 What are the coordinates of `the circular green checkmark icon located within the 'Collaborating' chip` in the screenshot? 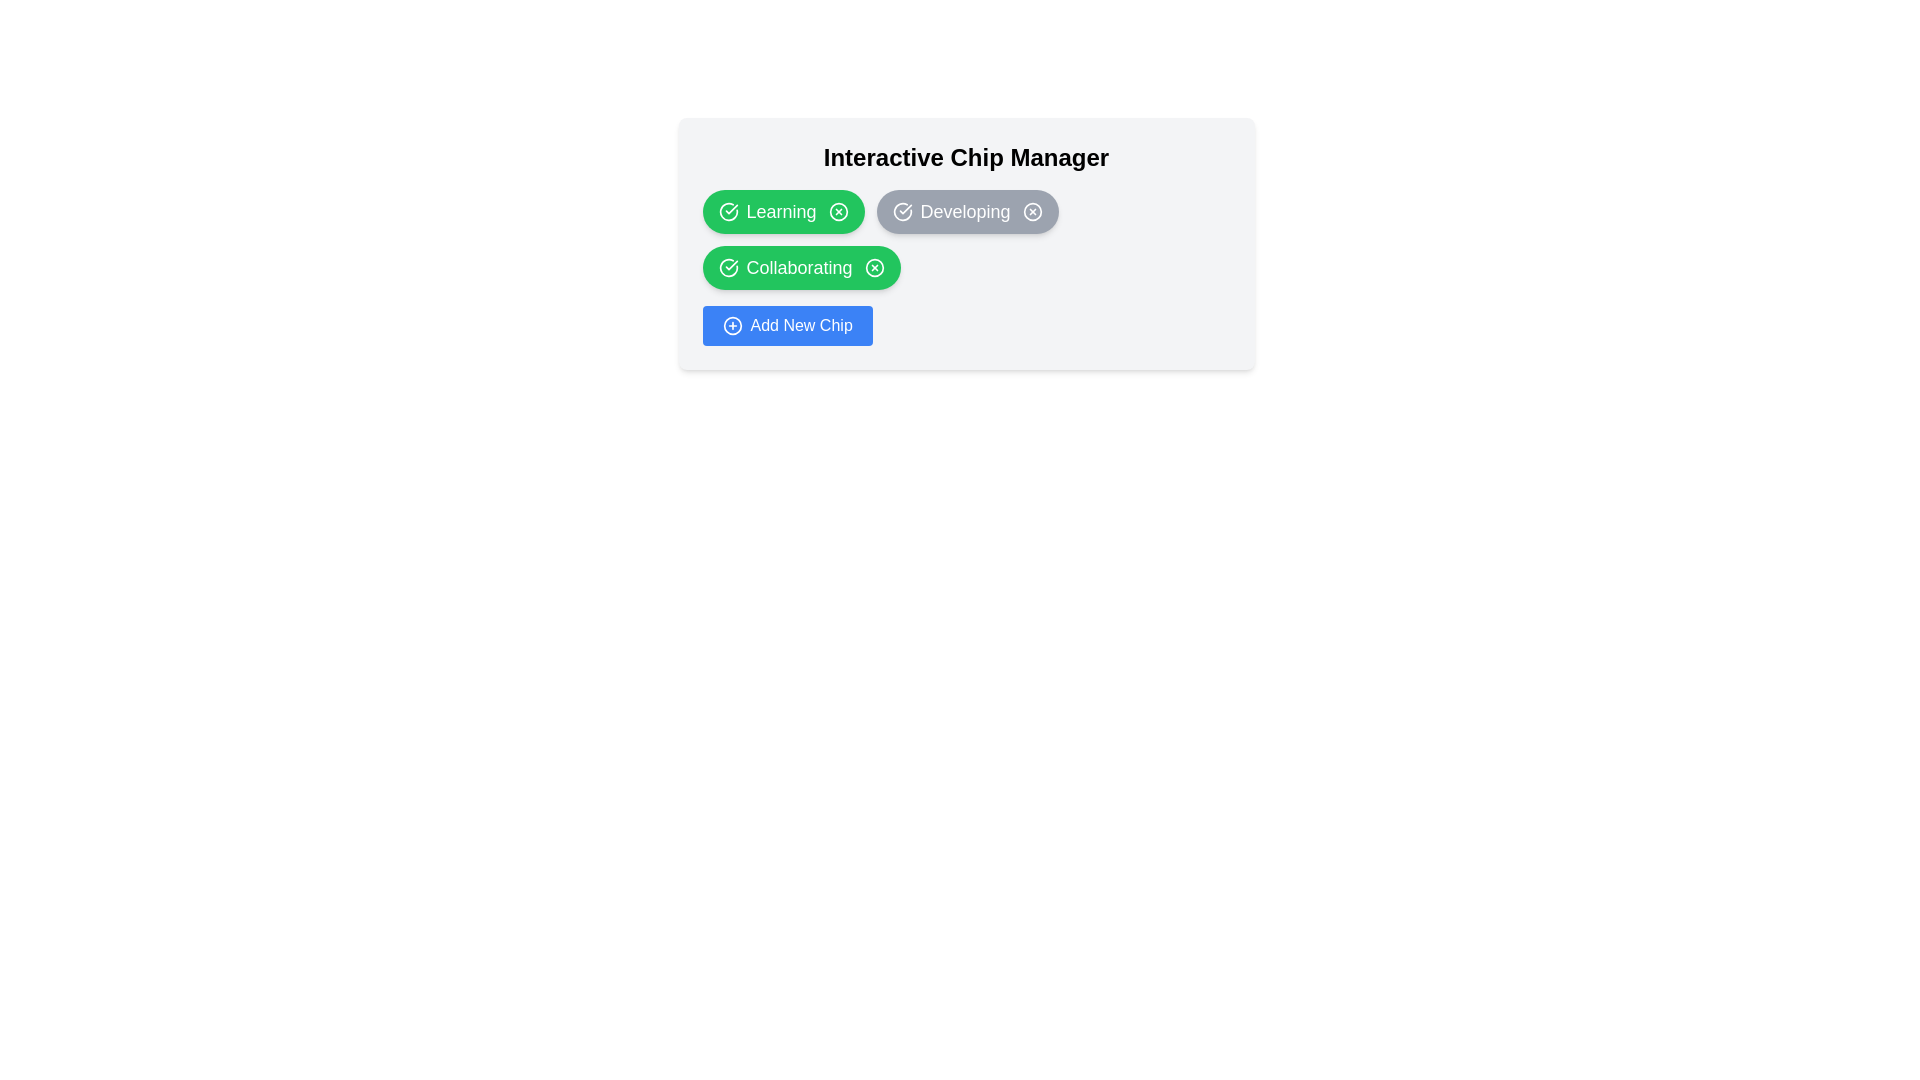 It's located at (727, 266).